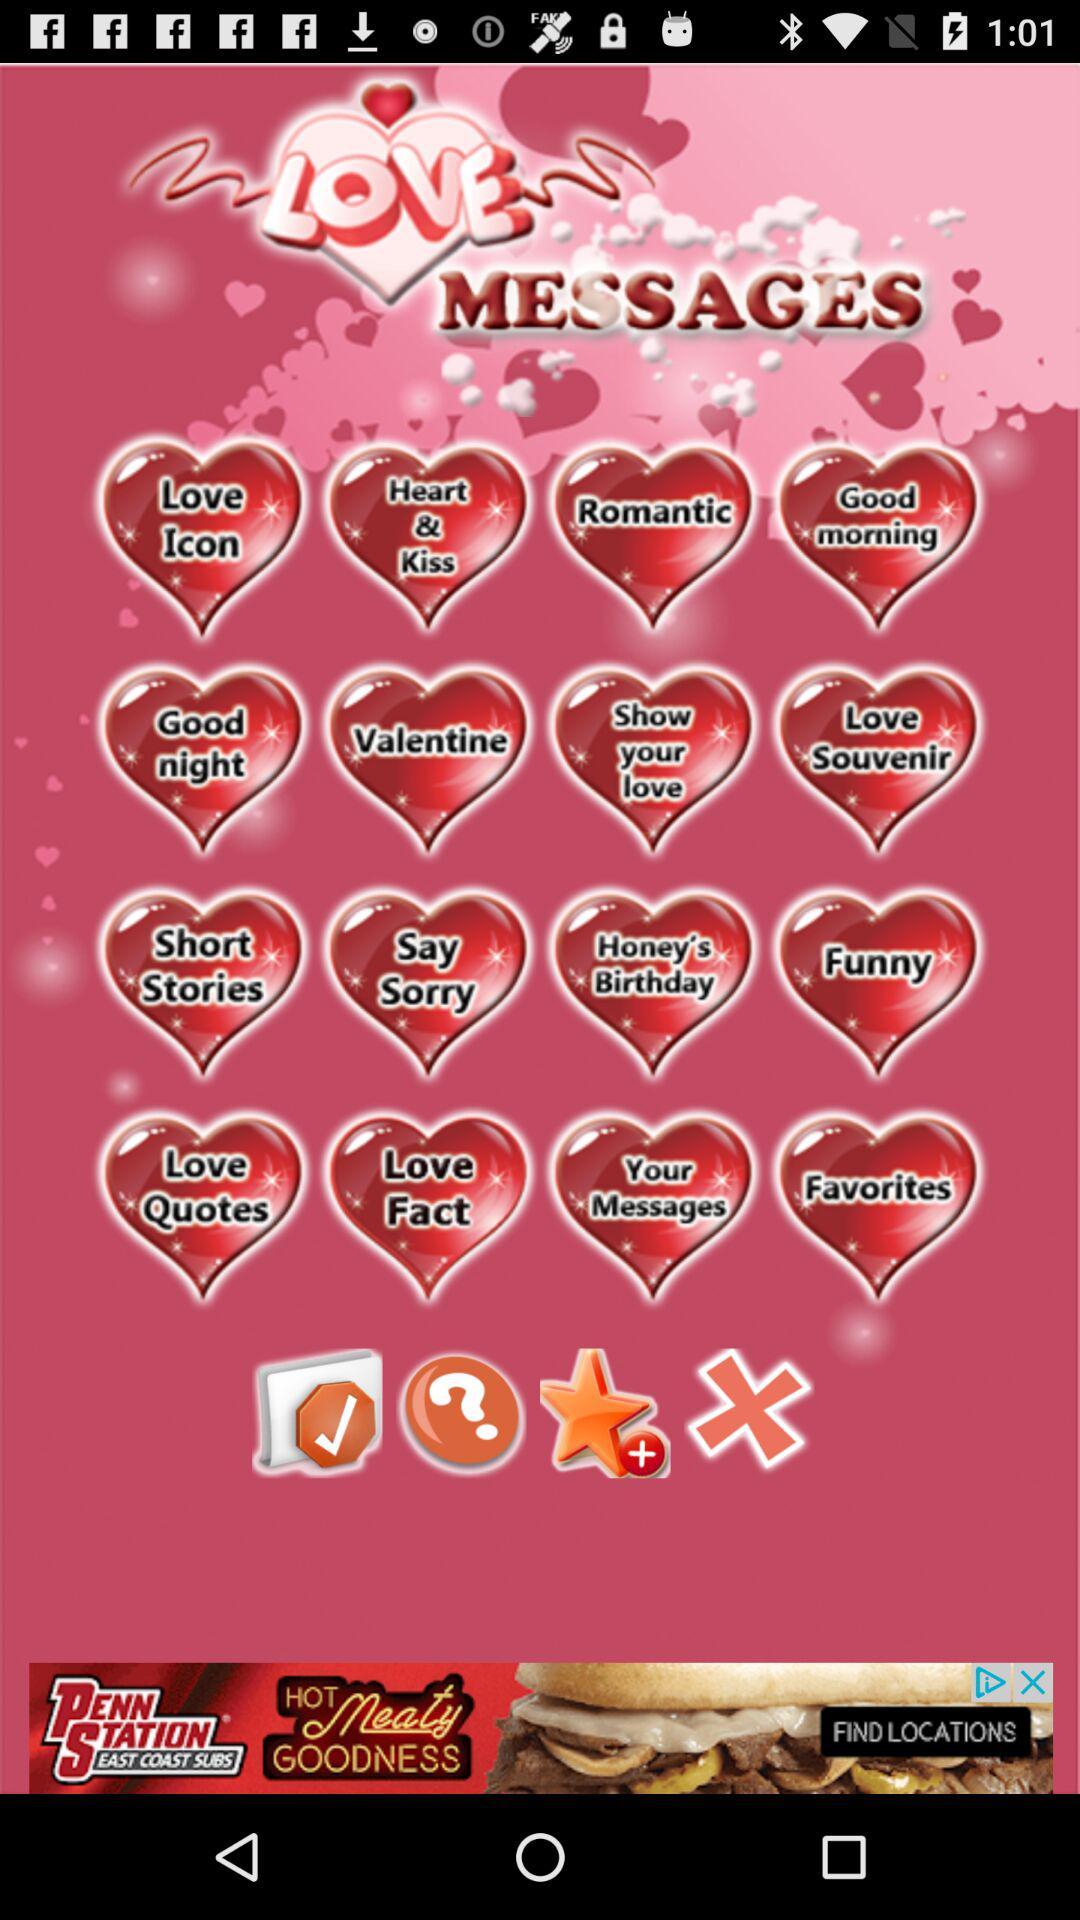 The width and height of the screenshot is (1080, 1920). Describe the element at coordinates (202, 986) in the screenshot. I see `short stories` at that location.